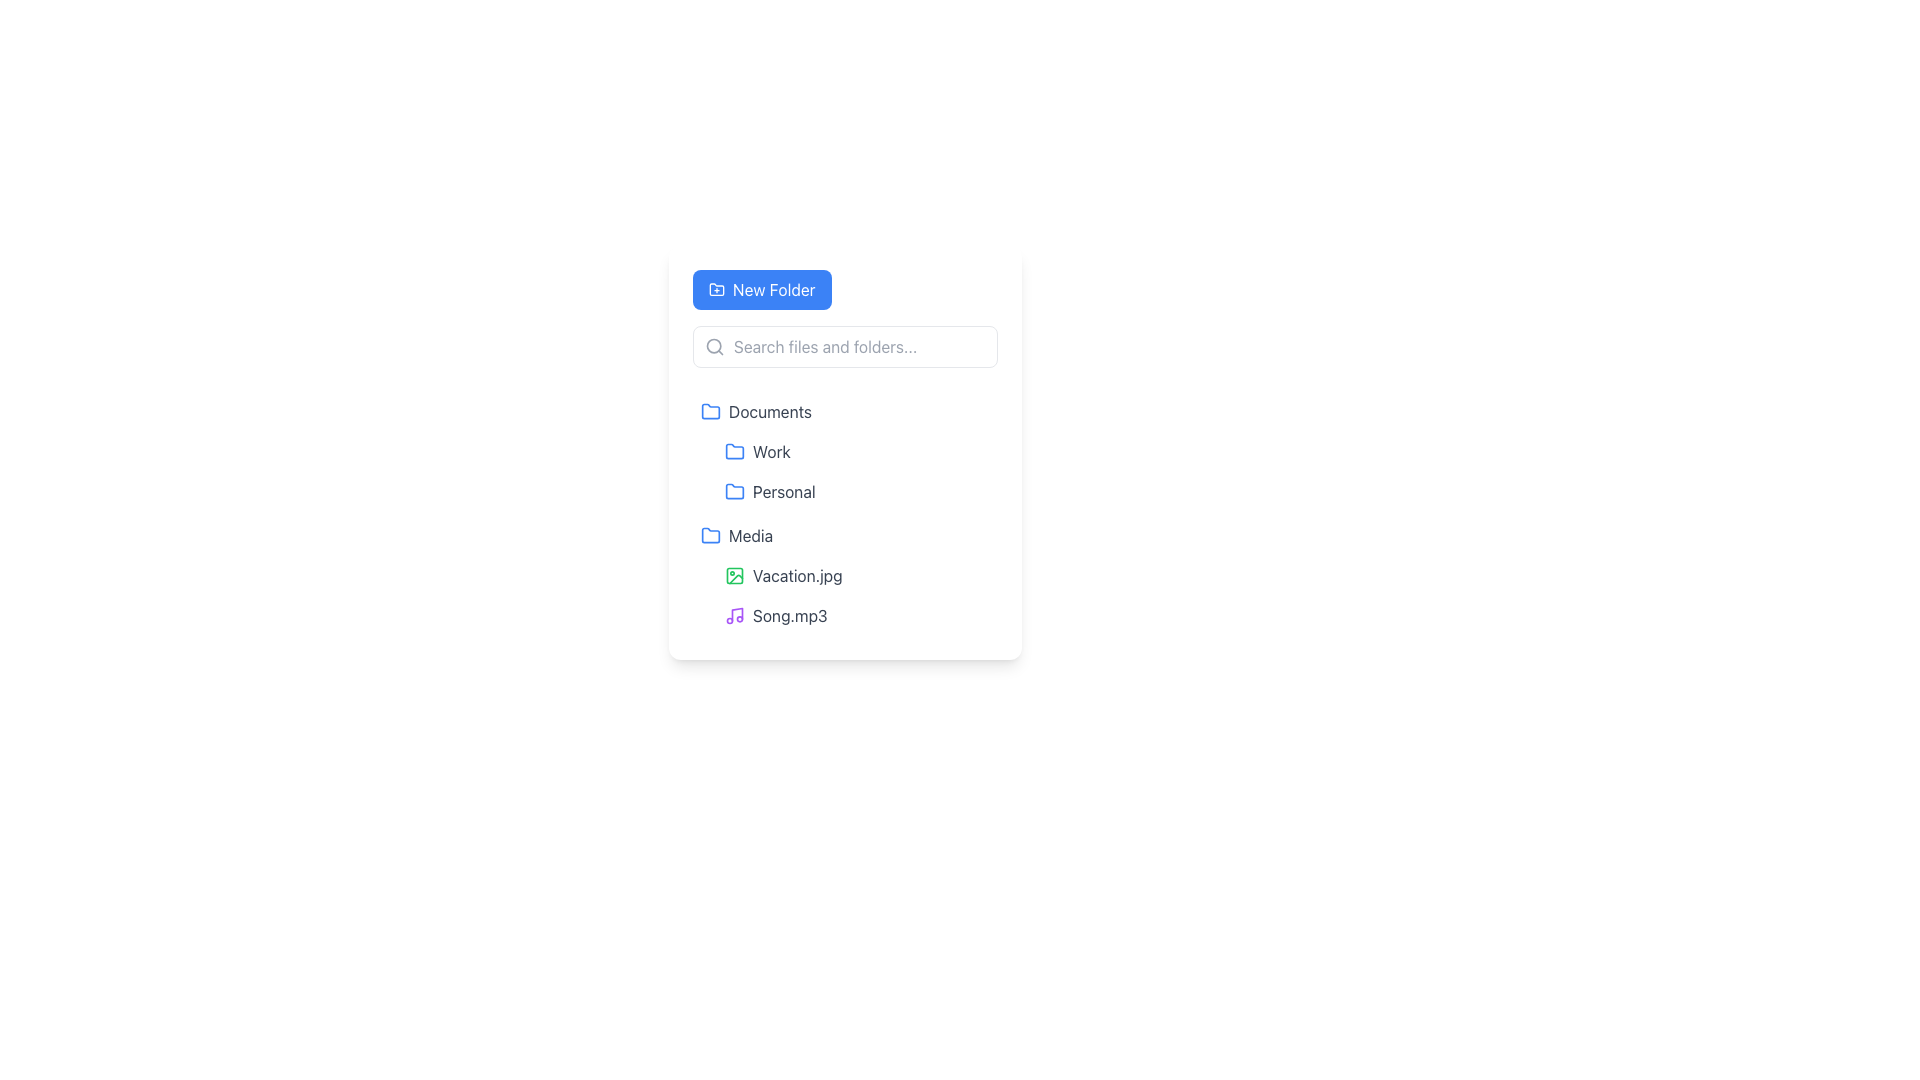 The width and height of the screenshot is (1920, 1080). I want to click on the autocomplete suggestions in the text input field for searching files and folders, which has a white background, light gray border, and a magnifying glass icon on the left, so click(845, 346).